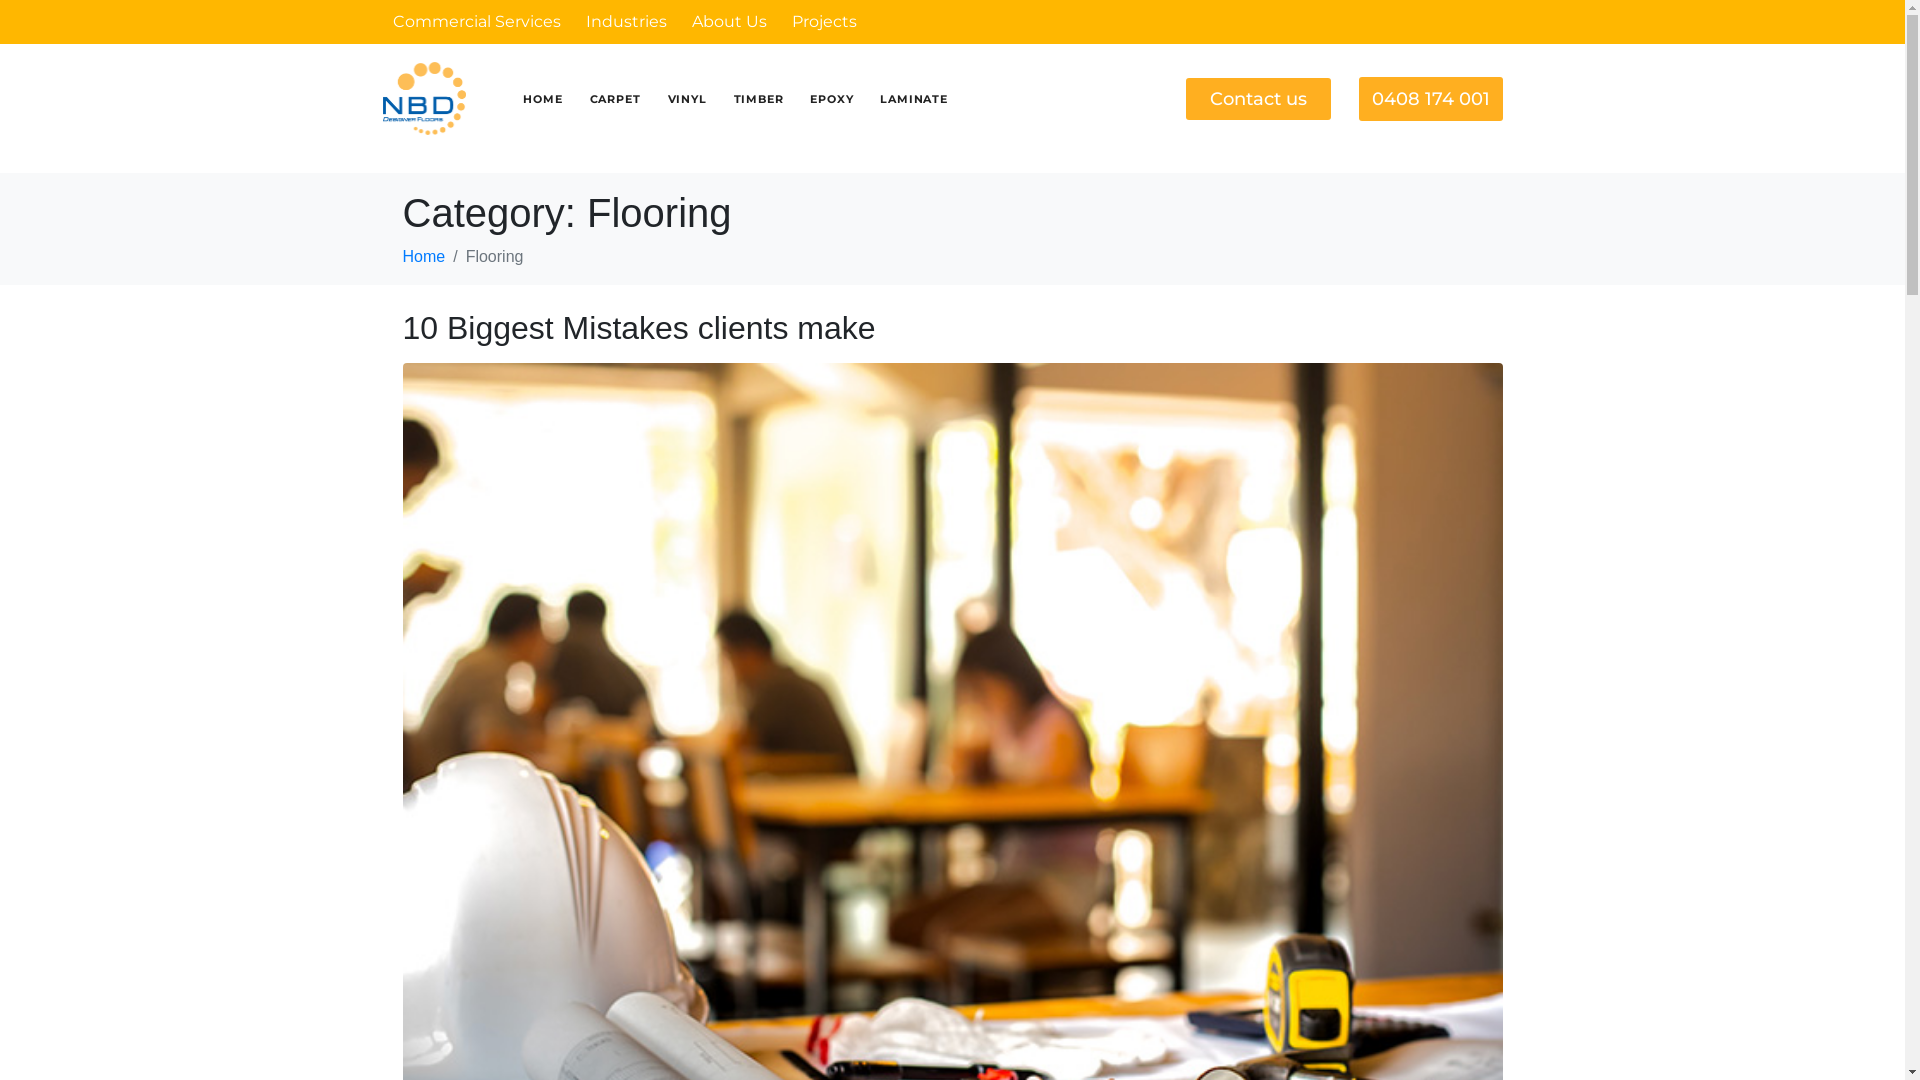 This screenshot has height=1080, width=1920. What do you see at coordinates (1429, 97) in the screenshot?
I see `'0408 174 001'` at bounding box center [1429, 97].